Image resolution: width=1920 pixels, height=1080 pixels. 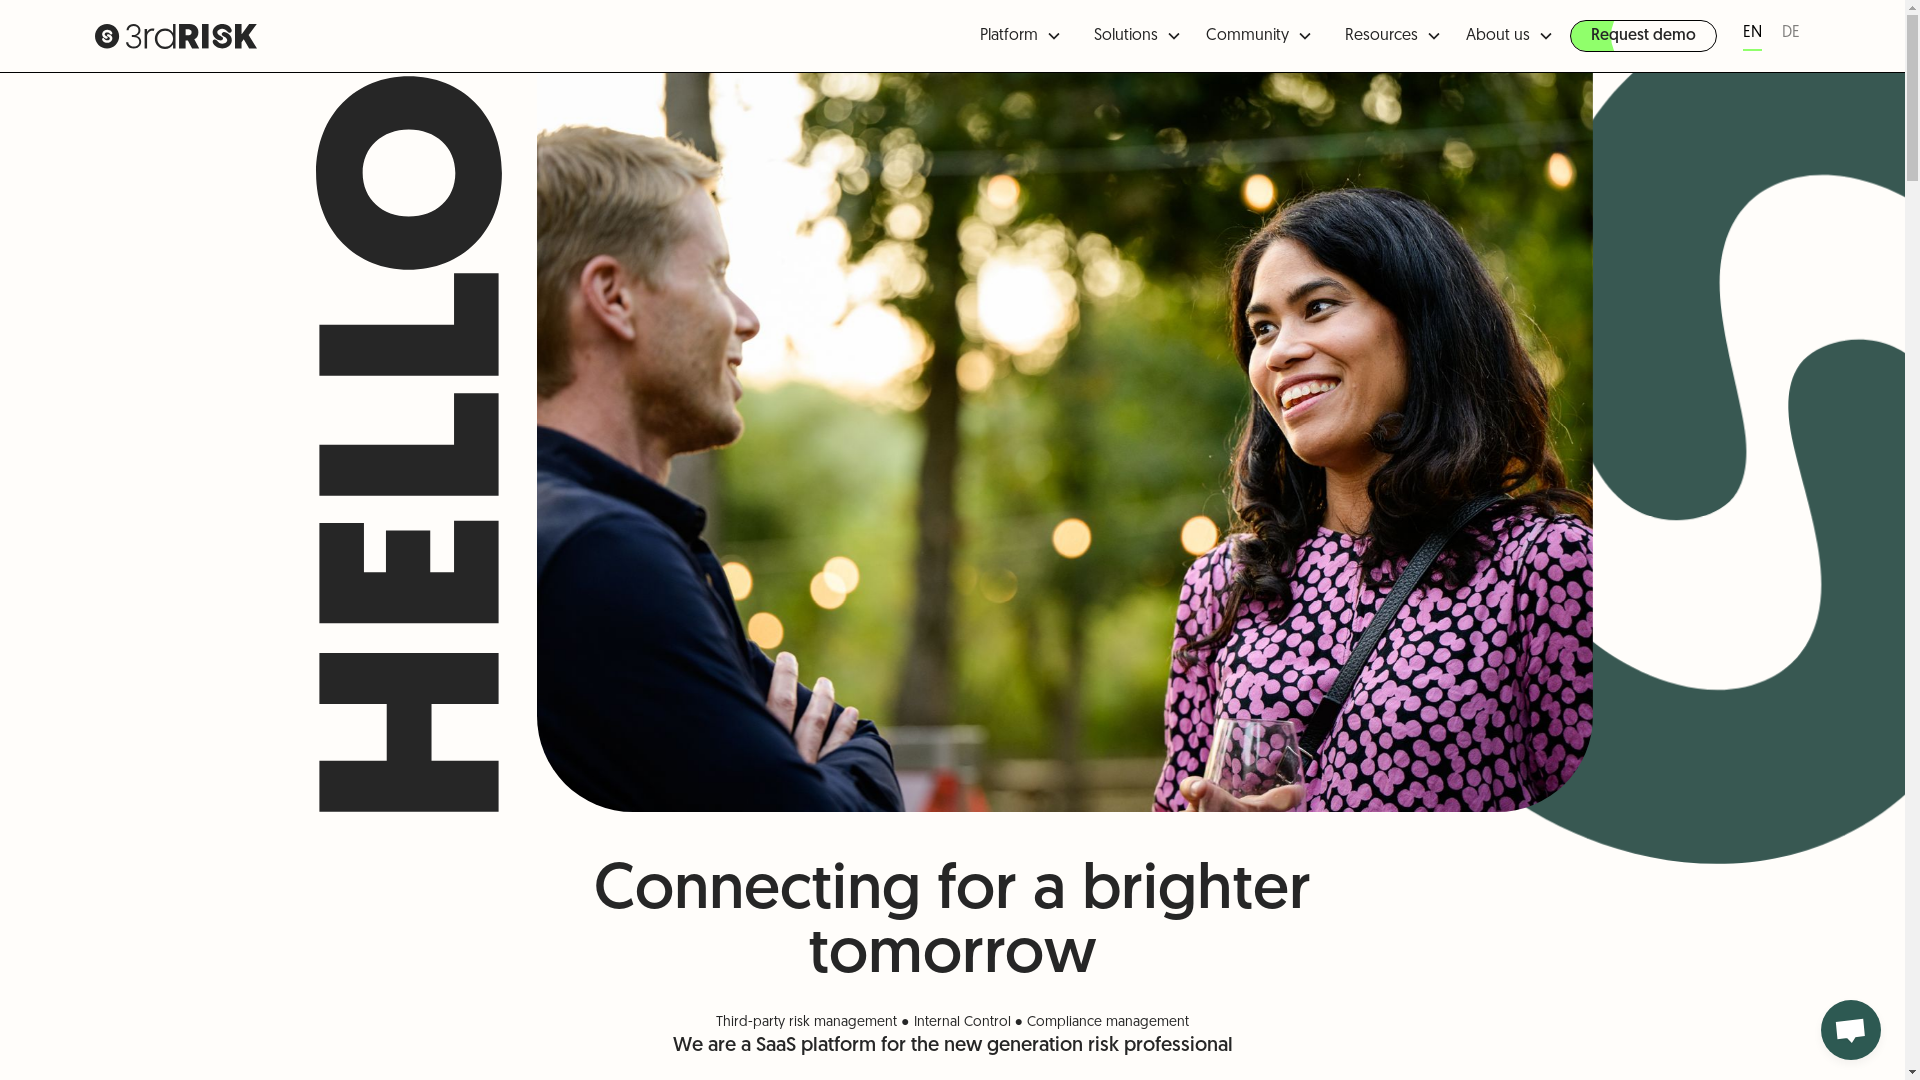 I want to click on 'DE', so click(x=1790, y=35).